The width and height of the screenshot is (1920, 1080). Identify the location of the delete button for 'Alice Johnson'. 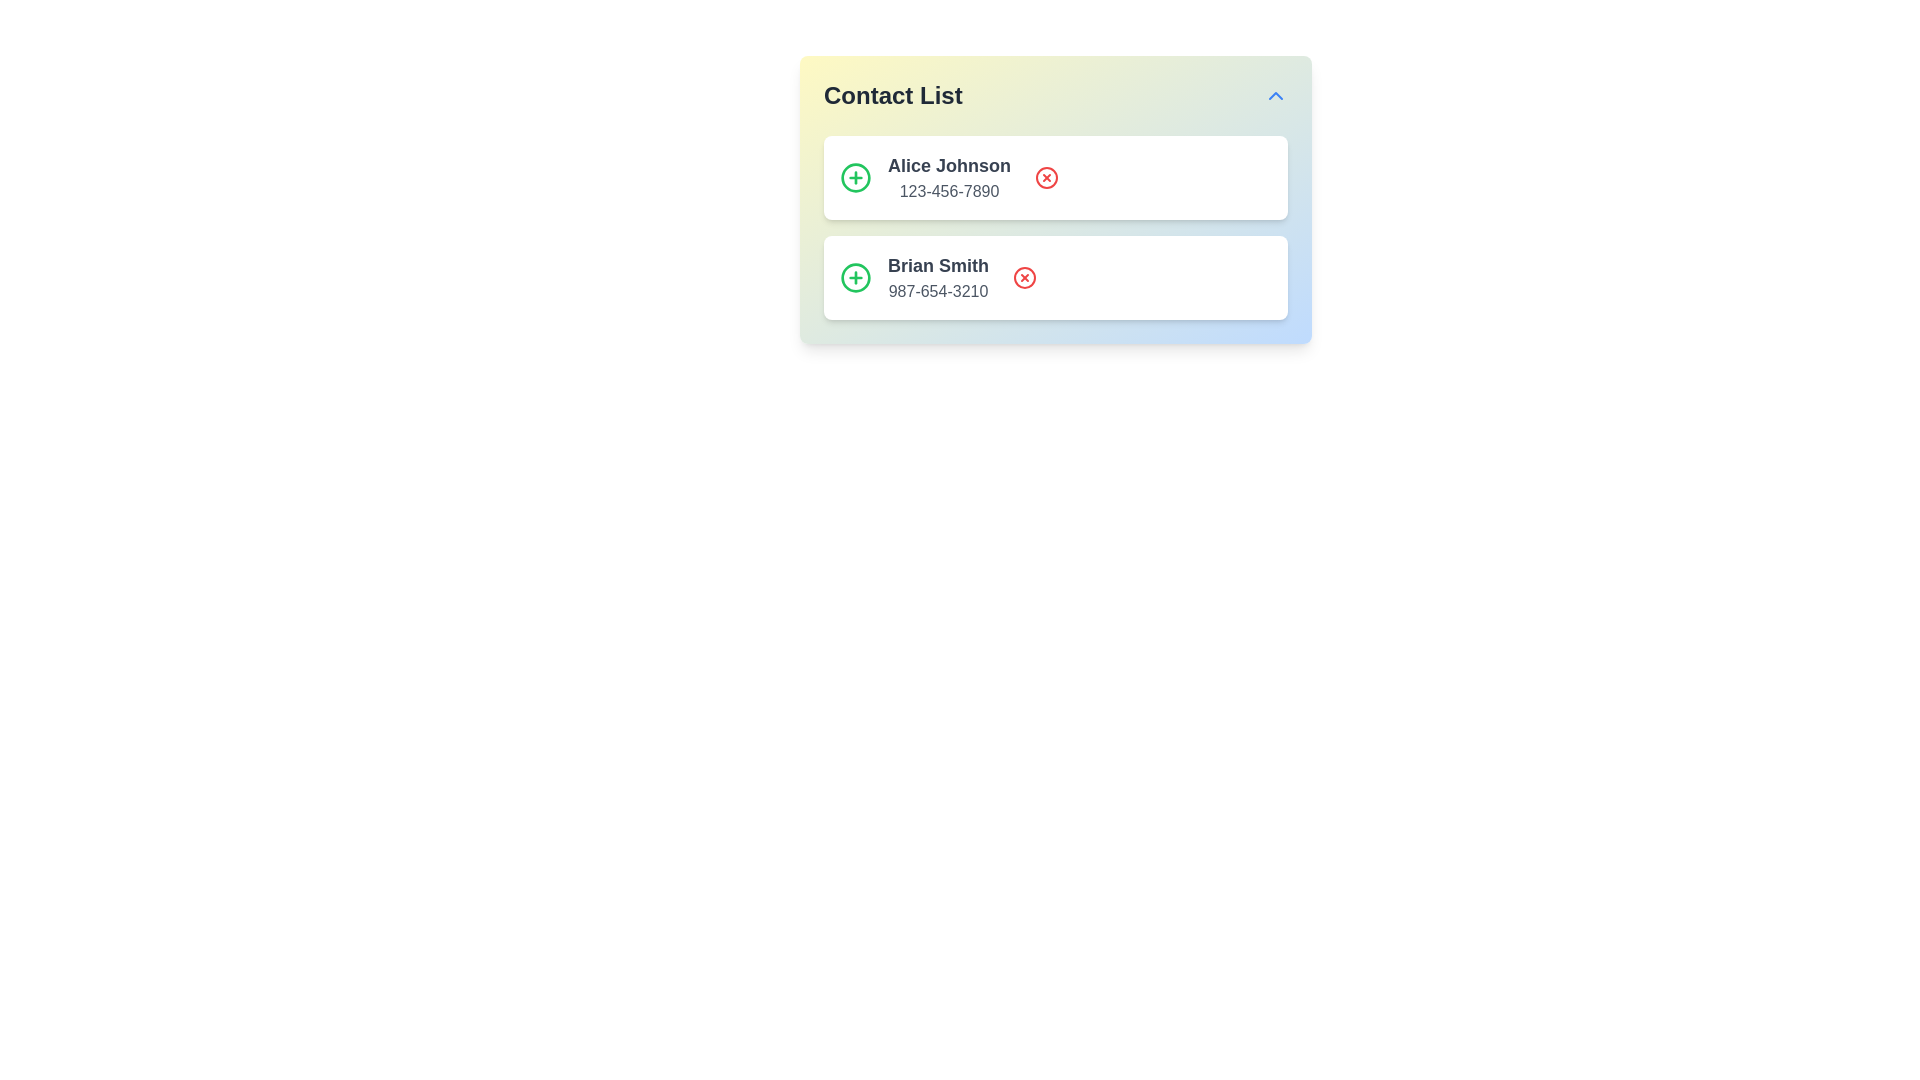
(1045, 176).